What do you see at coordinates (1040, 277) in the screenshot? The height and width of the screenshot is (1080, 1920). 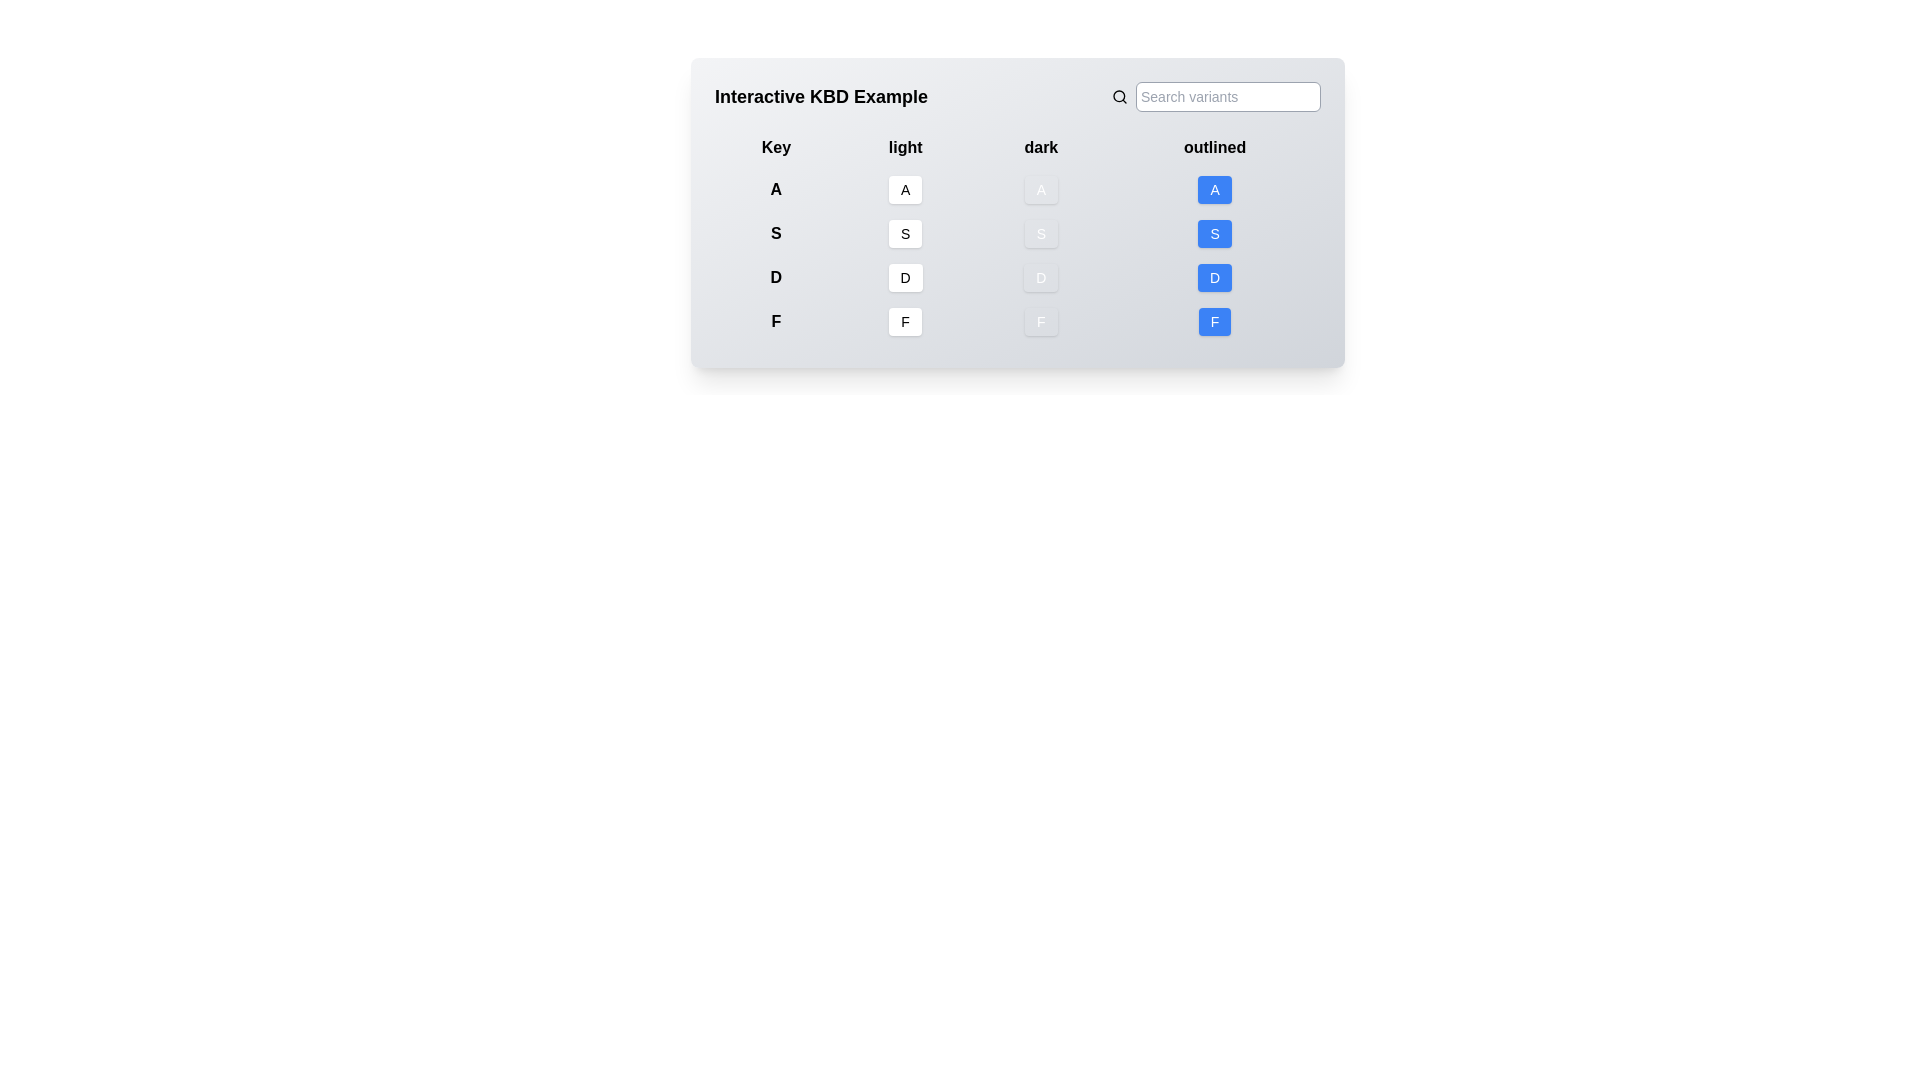 I see `the dark-themed button-like display element representing the 'D' key, which is located in the third row and third column of the keyboard layout example` at bounding box center [1040, 277].